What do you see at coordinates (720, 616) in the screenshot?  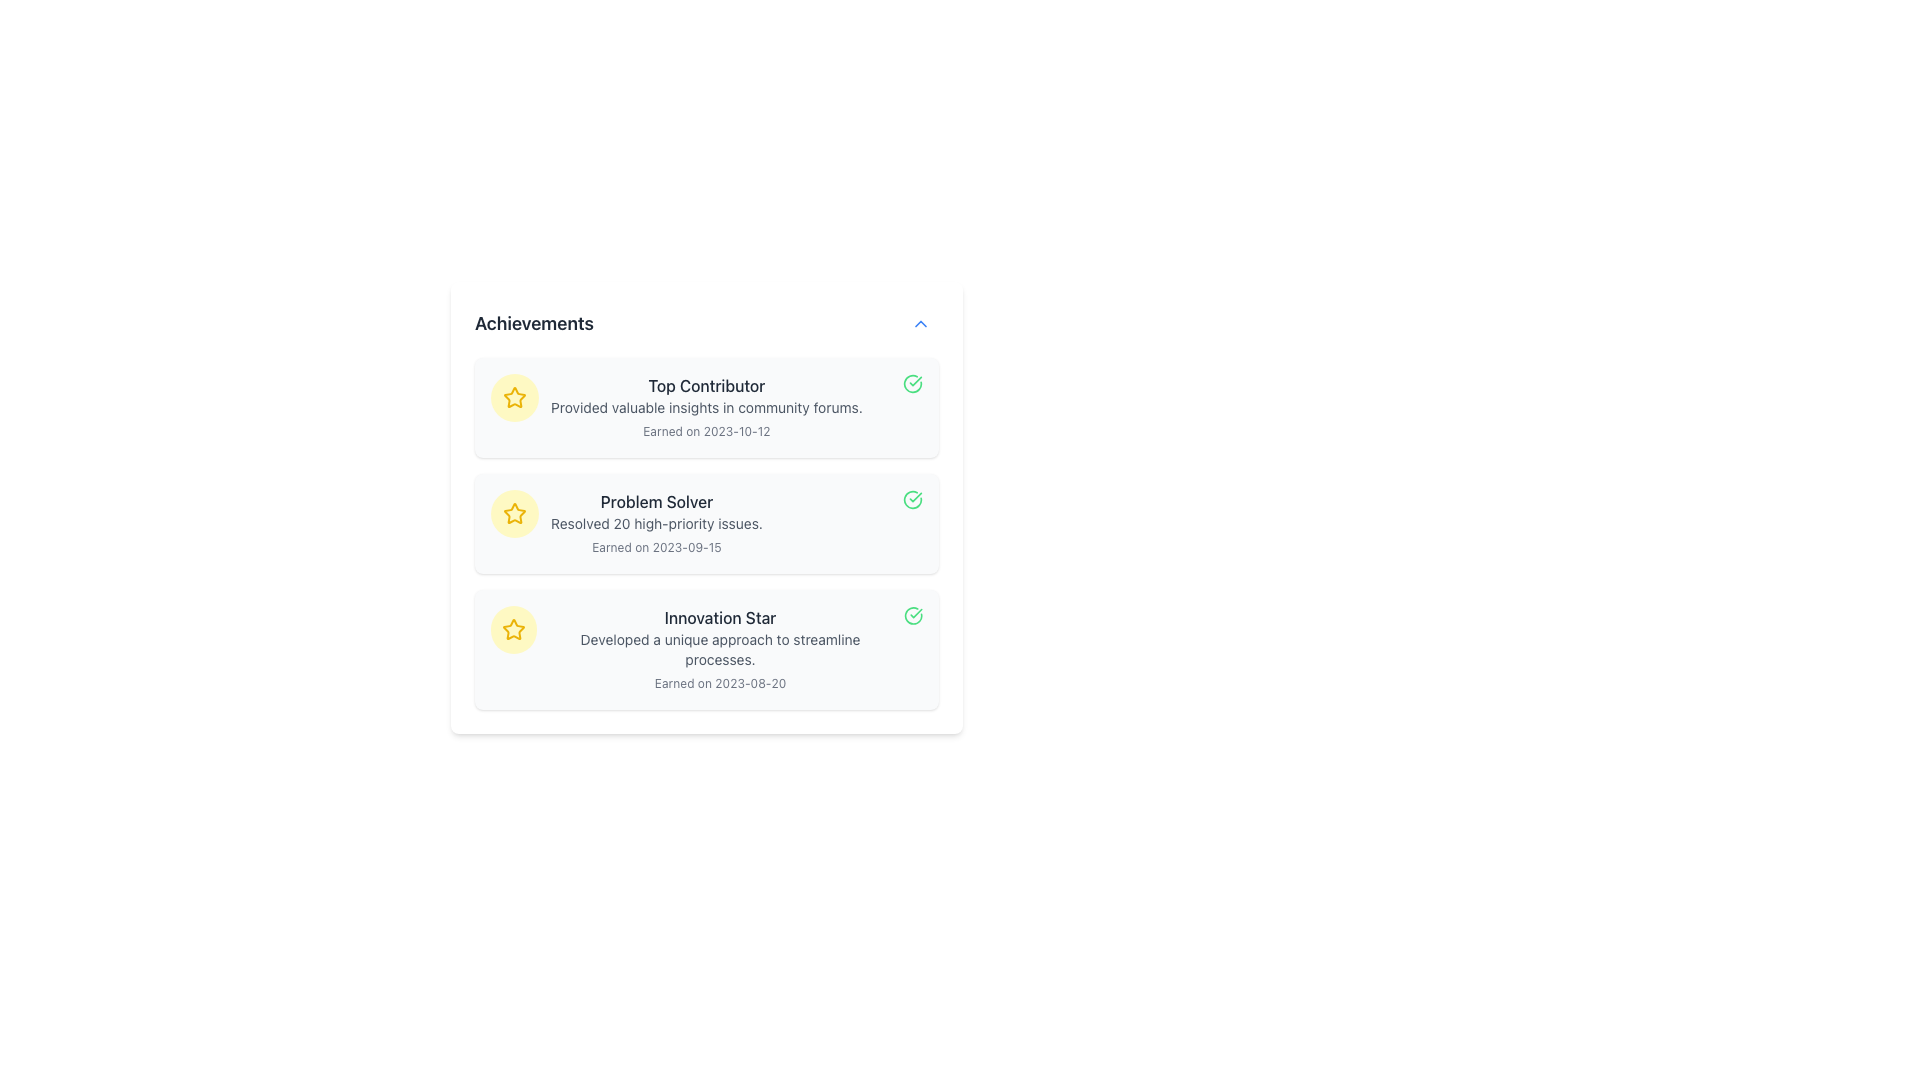 I see `text element that serves as the title for a specific achievement, located at the top of the achievement information block` at bounding box center [720, 616].